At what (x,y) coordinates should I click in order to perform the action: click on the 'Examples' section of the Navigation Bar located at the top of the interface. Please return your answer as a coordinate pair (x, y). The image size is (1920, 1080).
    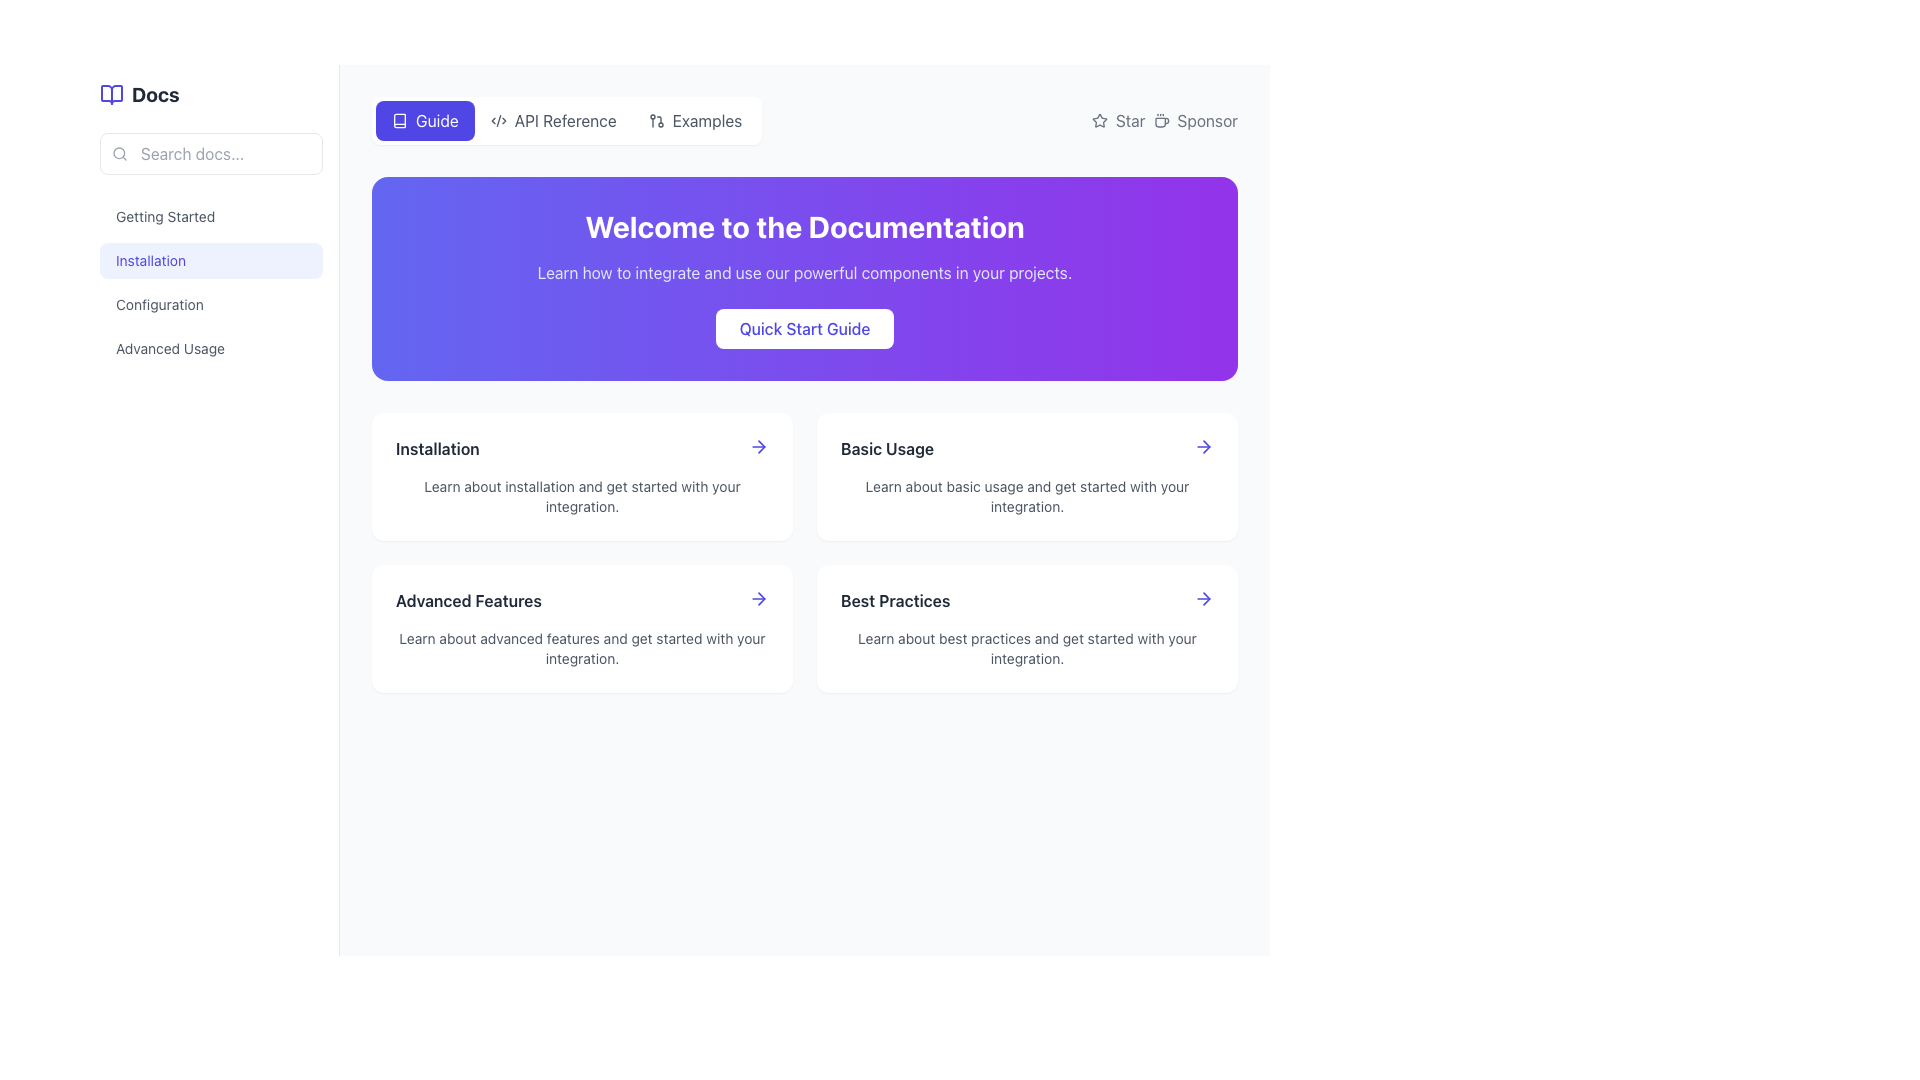
    Looking at the image, I should click on (805, 120).